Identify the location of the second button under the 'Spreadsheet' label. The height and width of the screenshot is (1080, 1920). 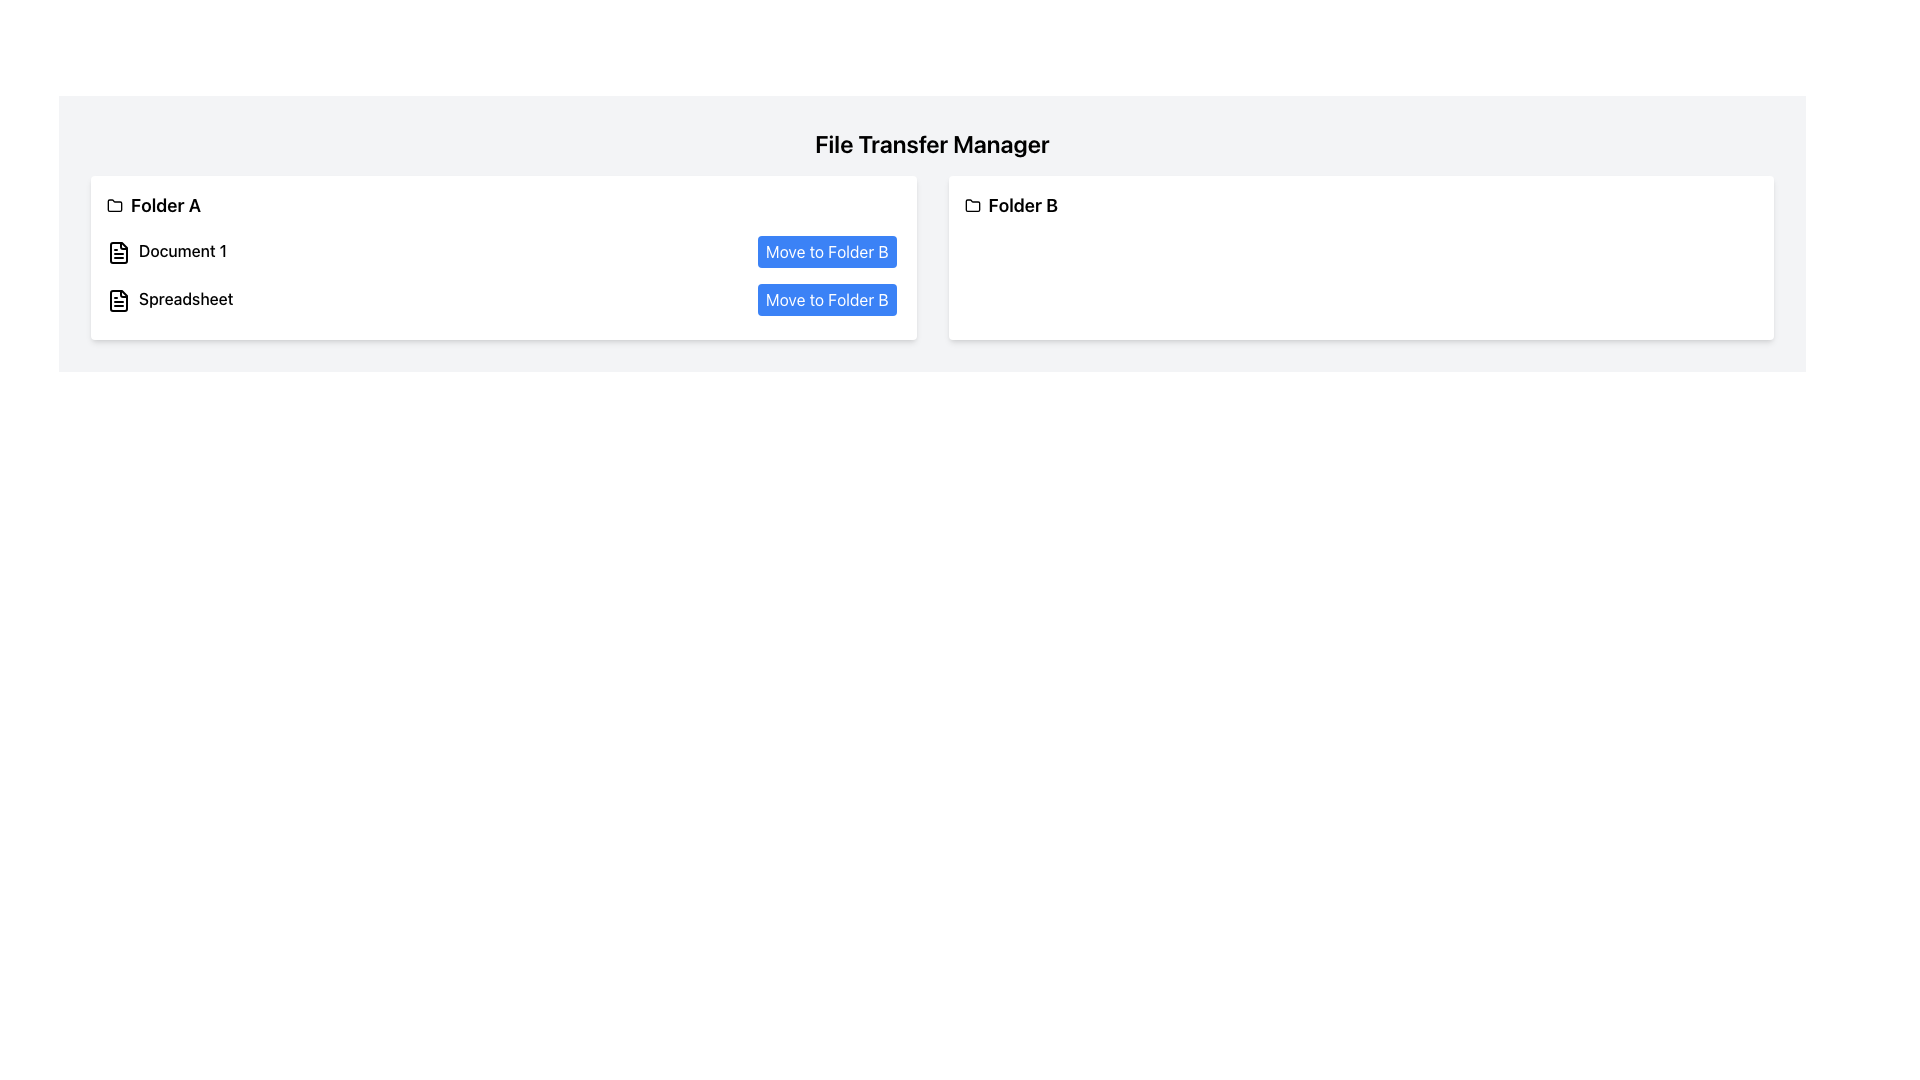
(827, 300).